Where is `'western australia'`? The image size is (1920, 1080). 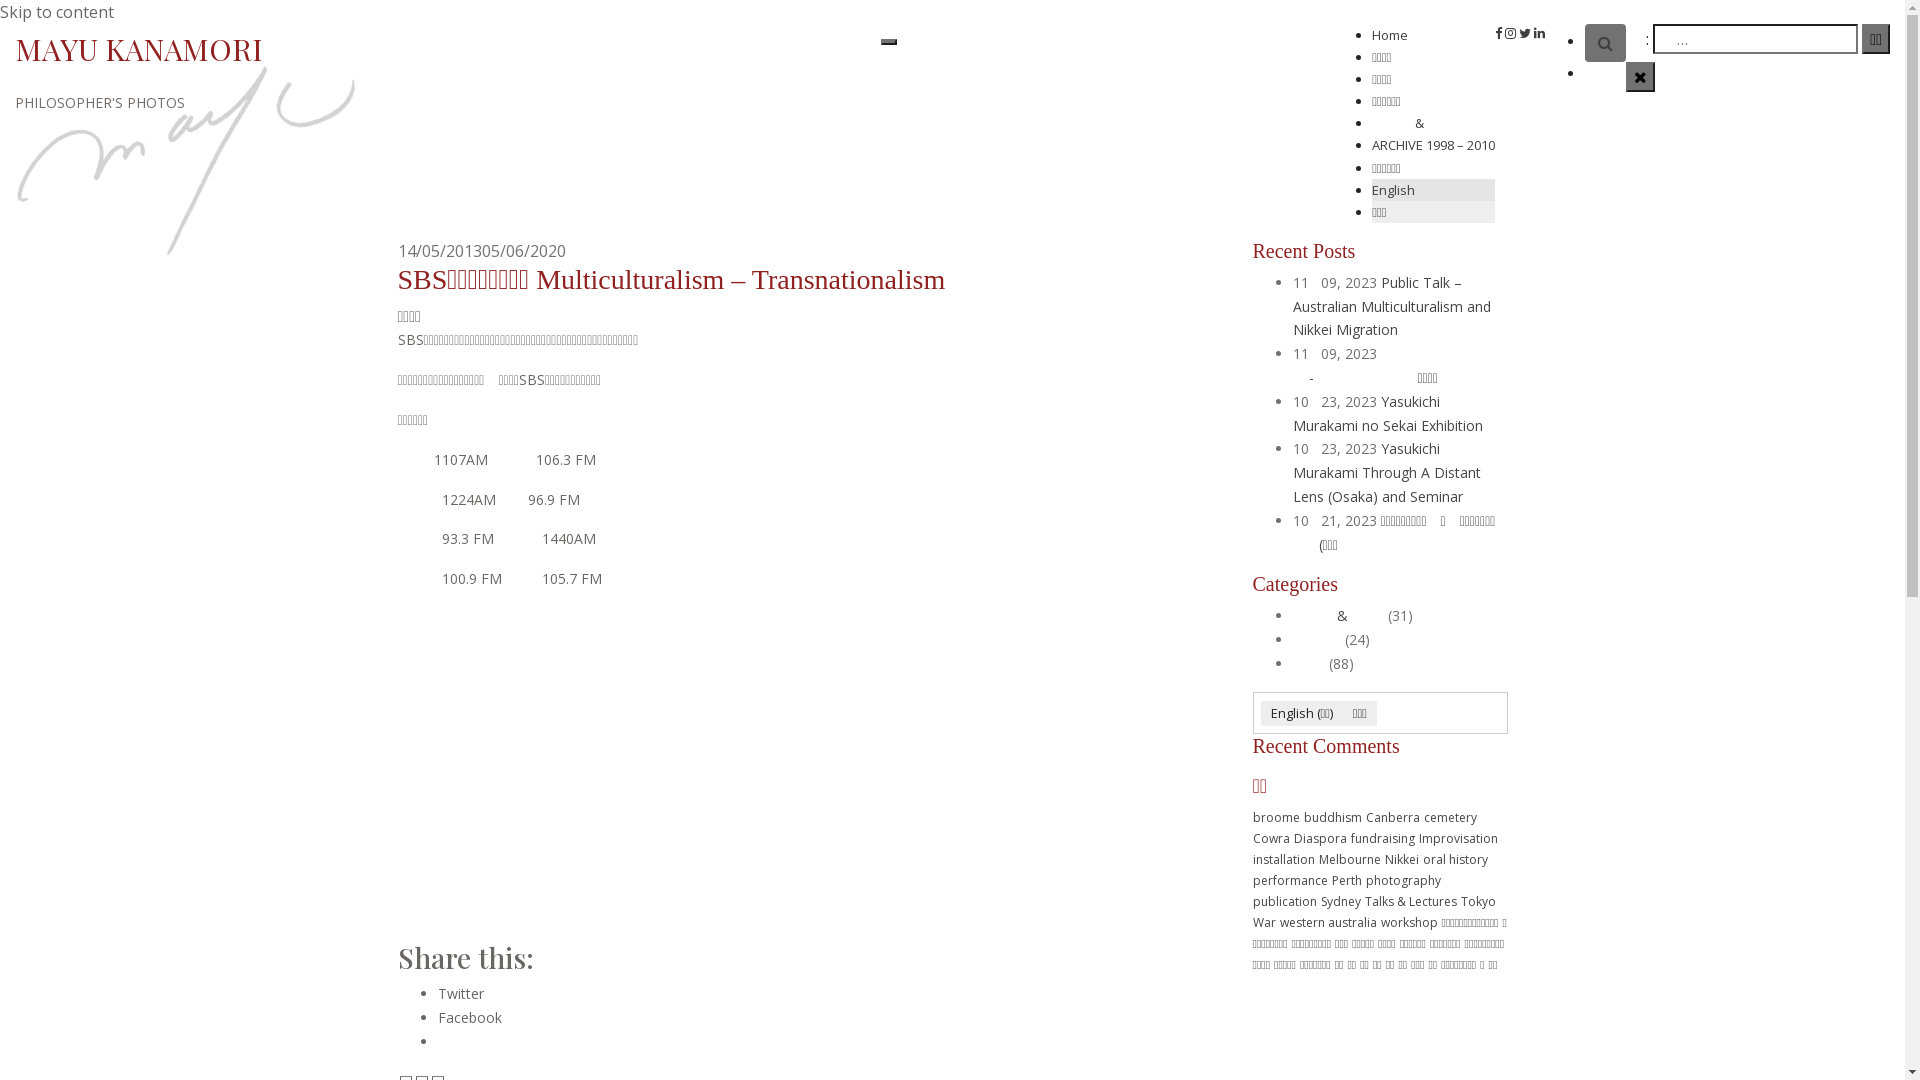 'western australia' is located at coordinates (1328, 922).